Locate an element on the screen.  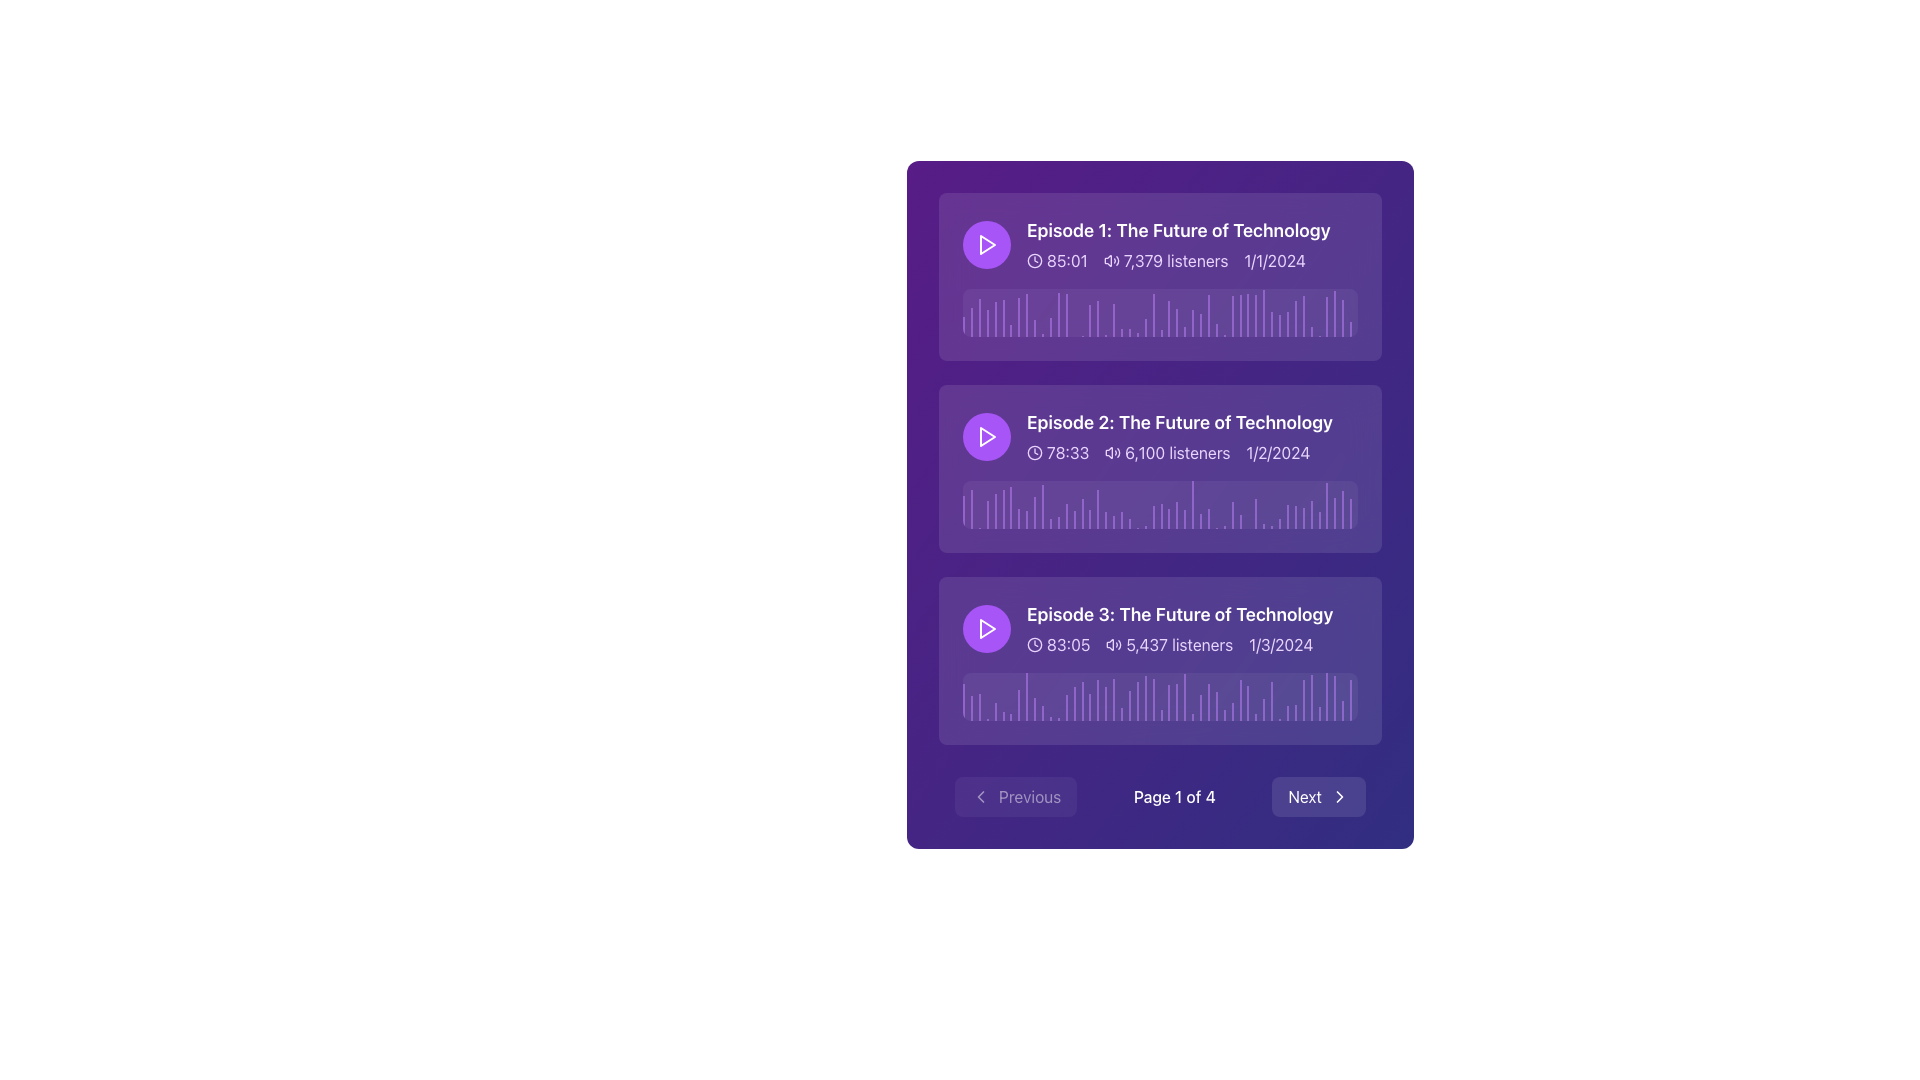
the purple semi-transparent vertical Indicator bar located in the waveform grid, specifically positioned under 'Episode 1: The Future of Technology' and being the 36th bar out of 50 is located at coordinates (1247, 315).